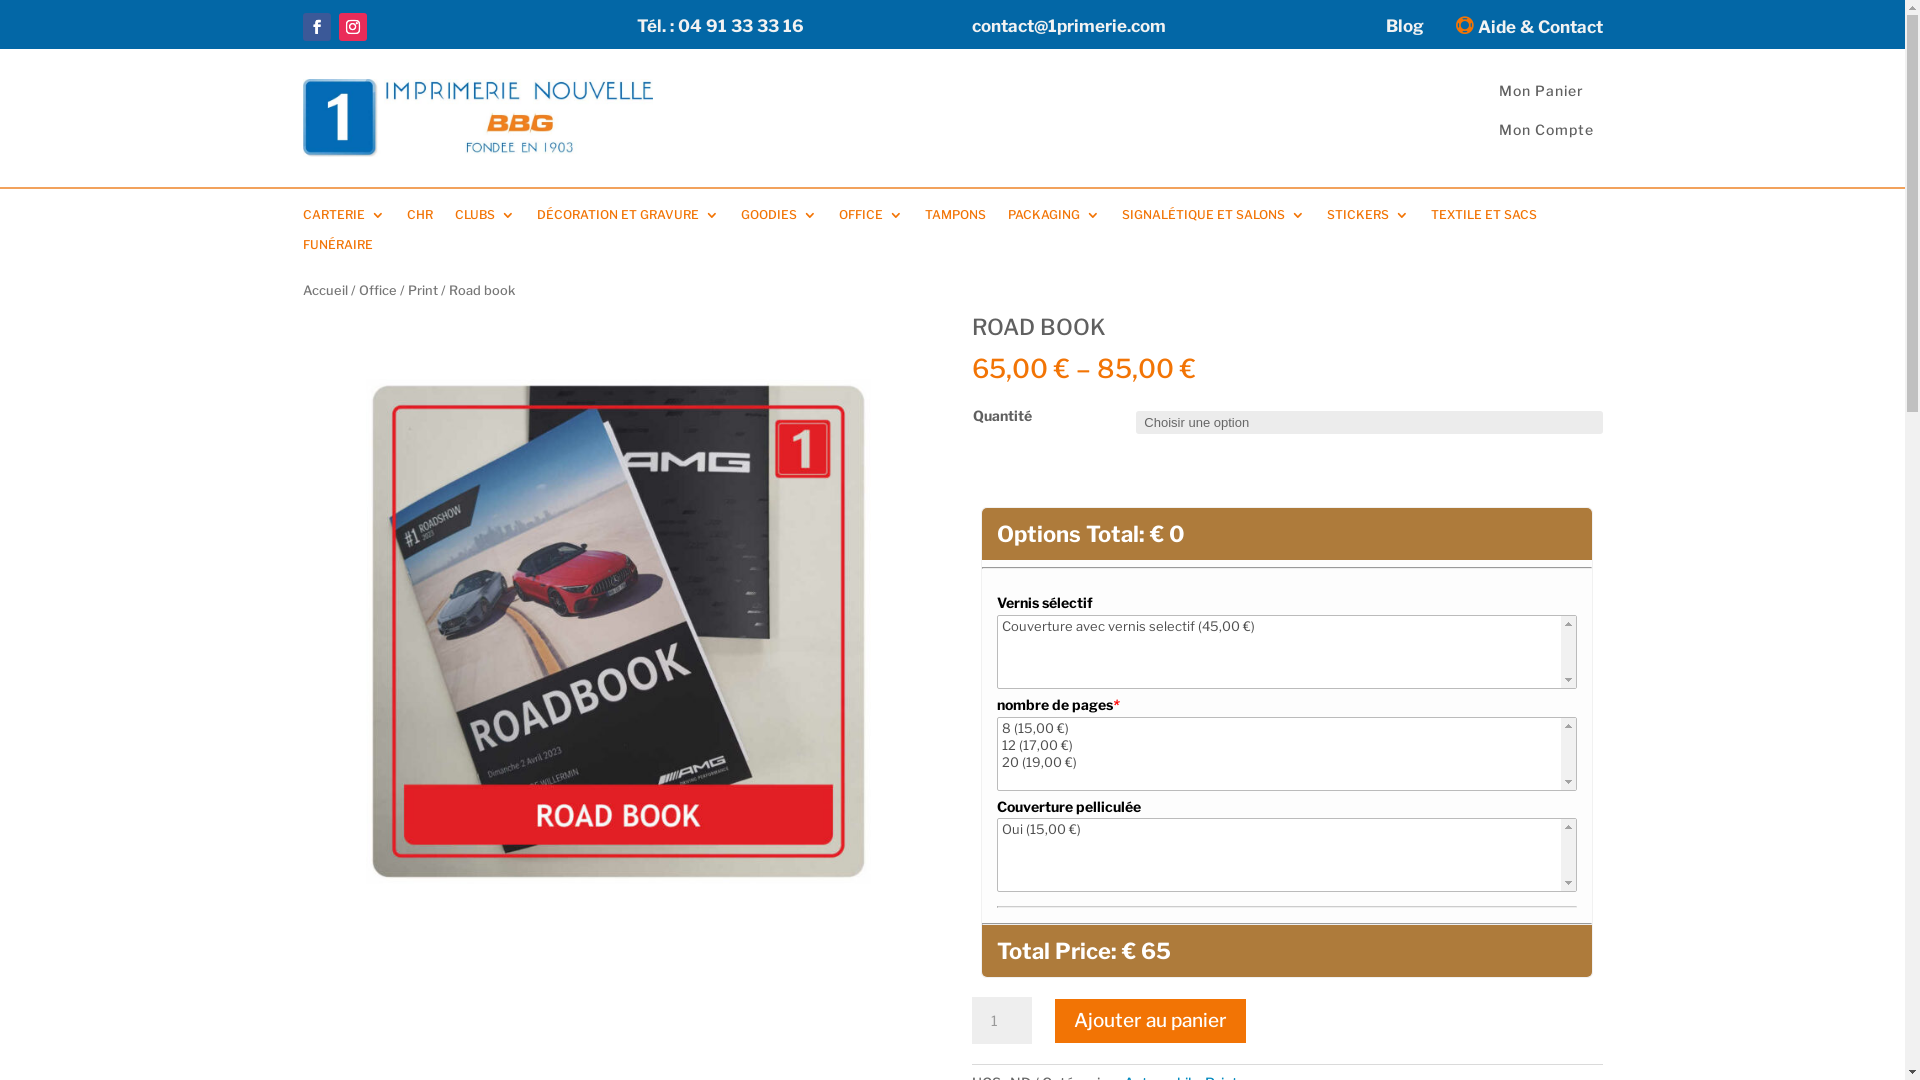 This screenshot has height=1080, width=1920. I want to click on 'Suivez sur Facebook', so click(315, 27).